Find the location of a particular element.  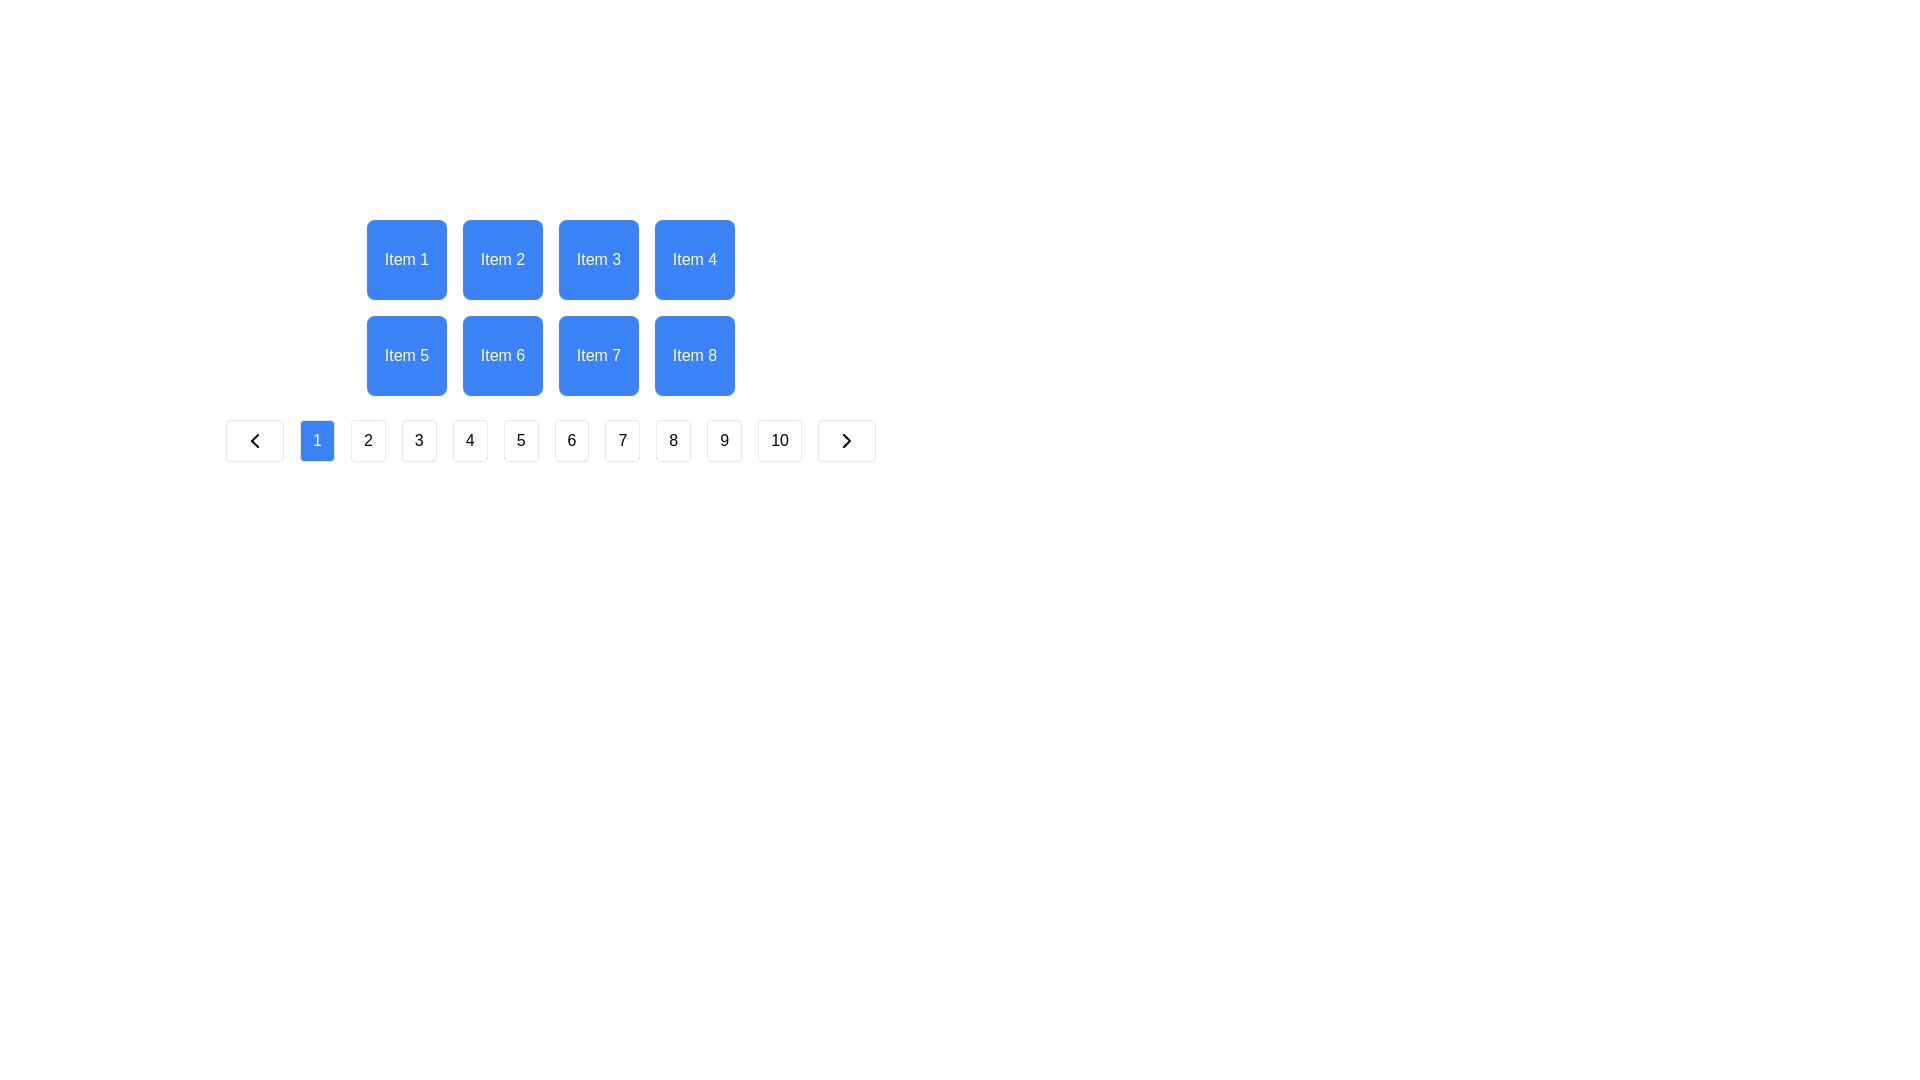

the ninth numeric button is located at coordinates (723, 439).